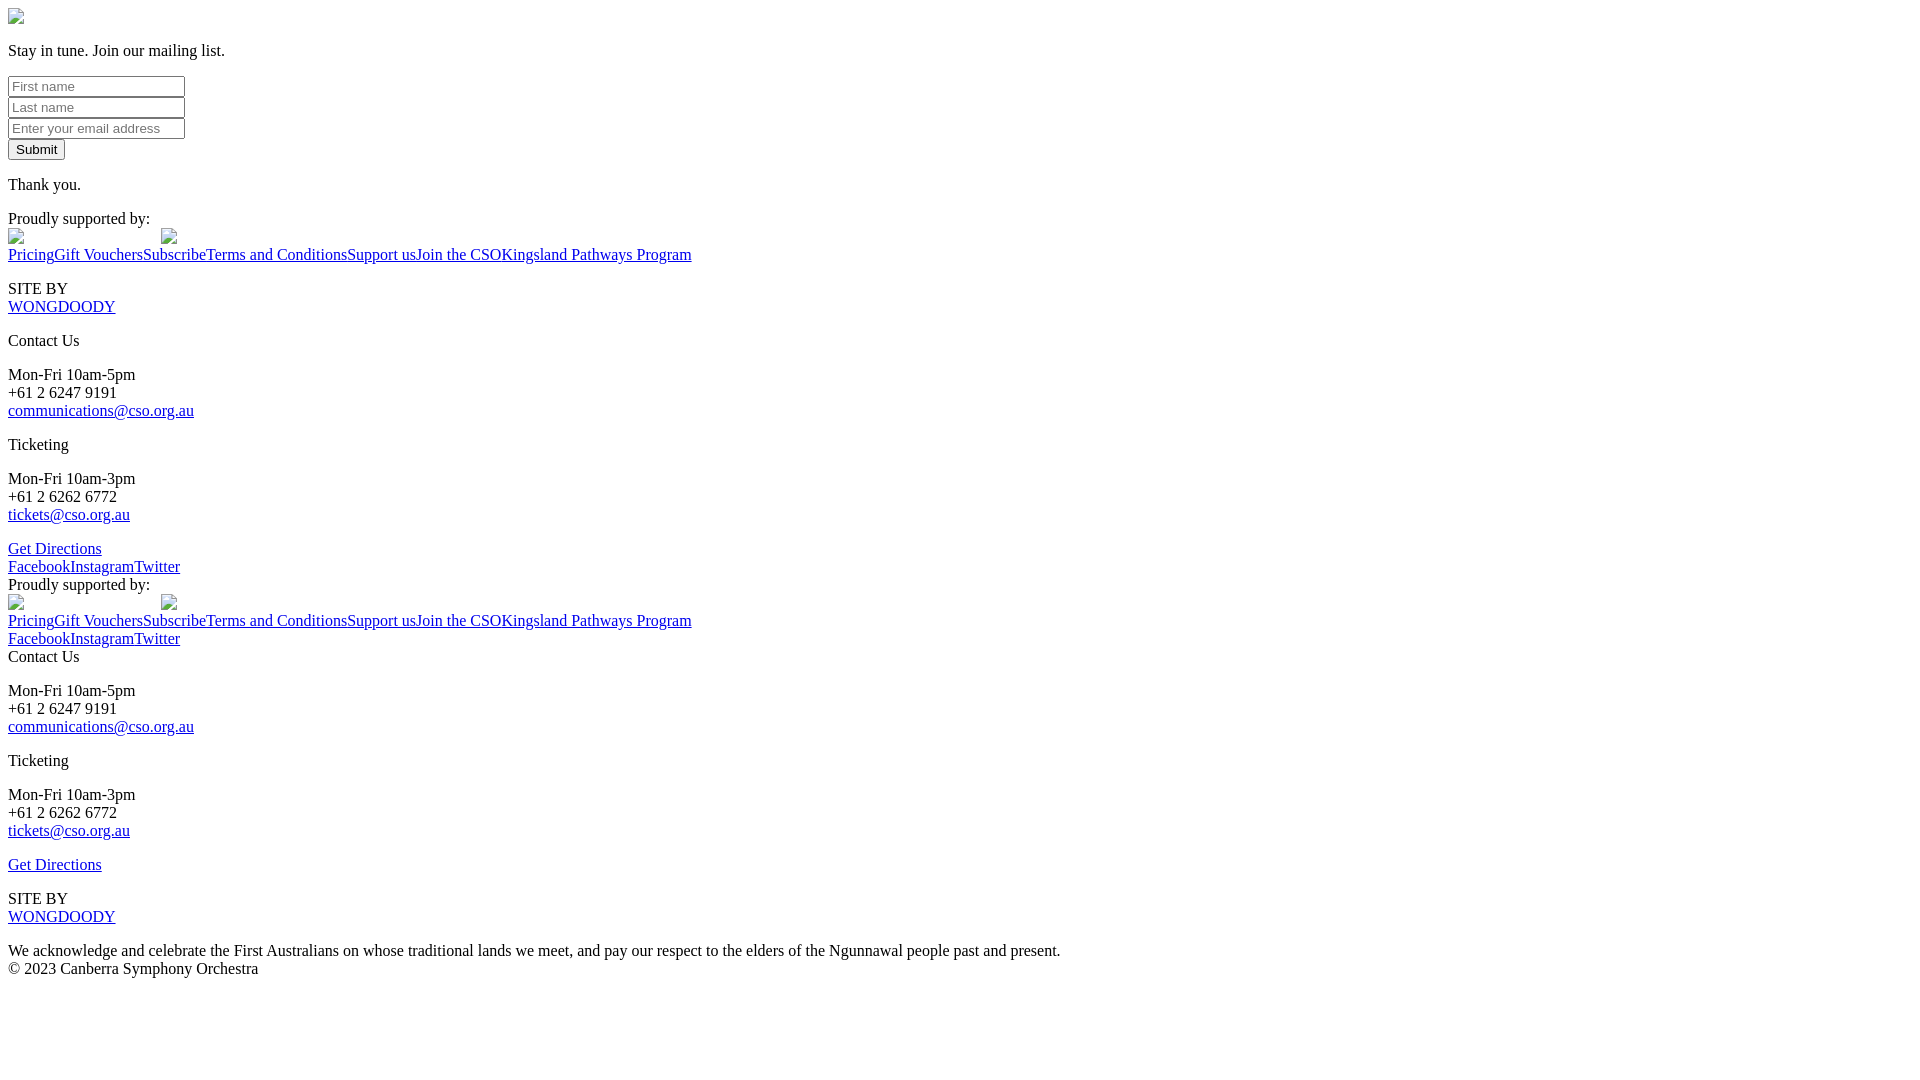 This screenshot has height=1080, width=1920. What do you see at coordinates (30, 253) in the screenshot?
I see `'Pricing'` at bounding box center [30, 253].